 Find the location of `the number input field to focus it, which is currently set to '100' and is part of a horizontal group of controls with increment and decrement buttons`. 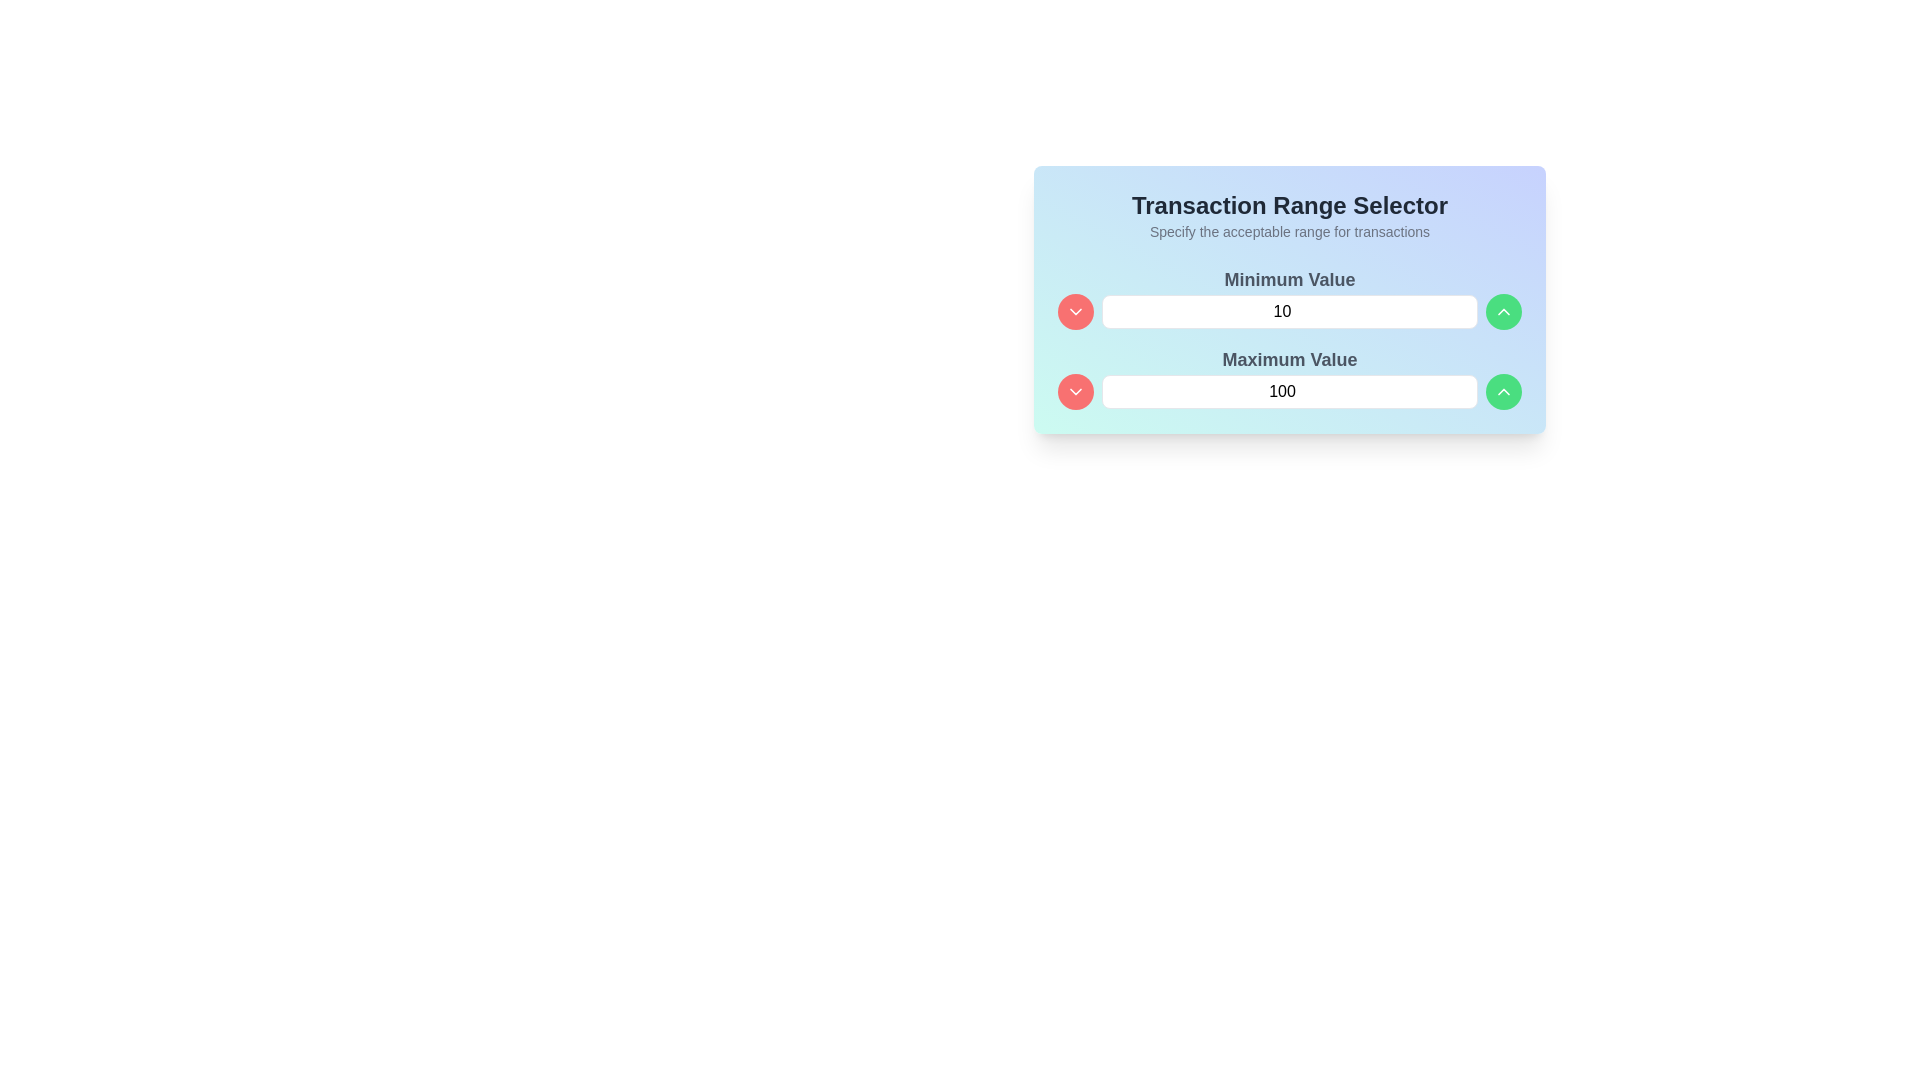

the number input field to focus it, which is currently set to '100' and is part of a horizontal group of controls with increment and decrement buttons is located at coordinates (1290, 392).